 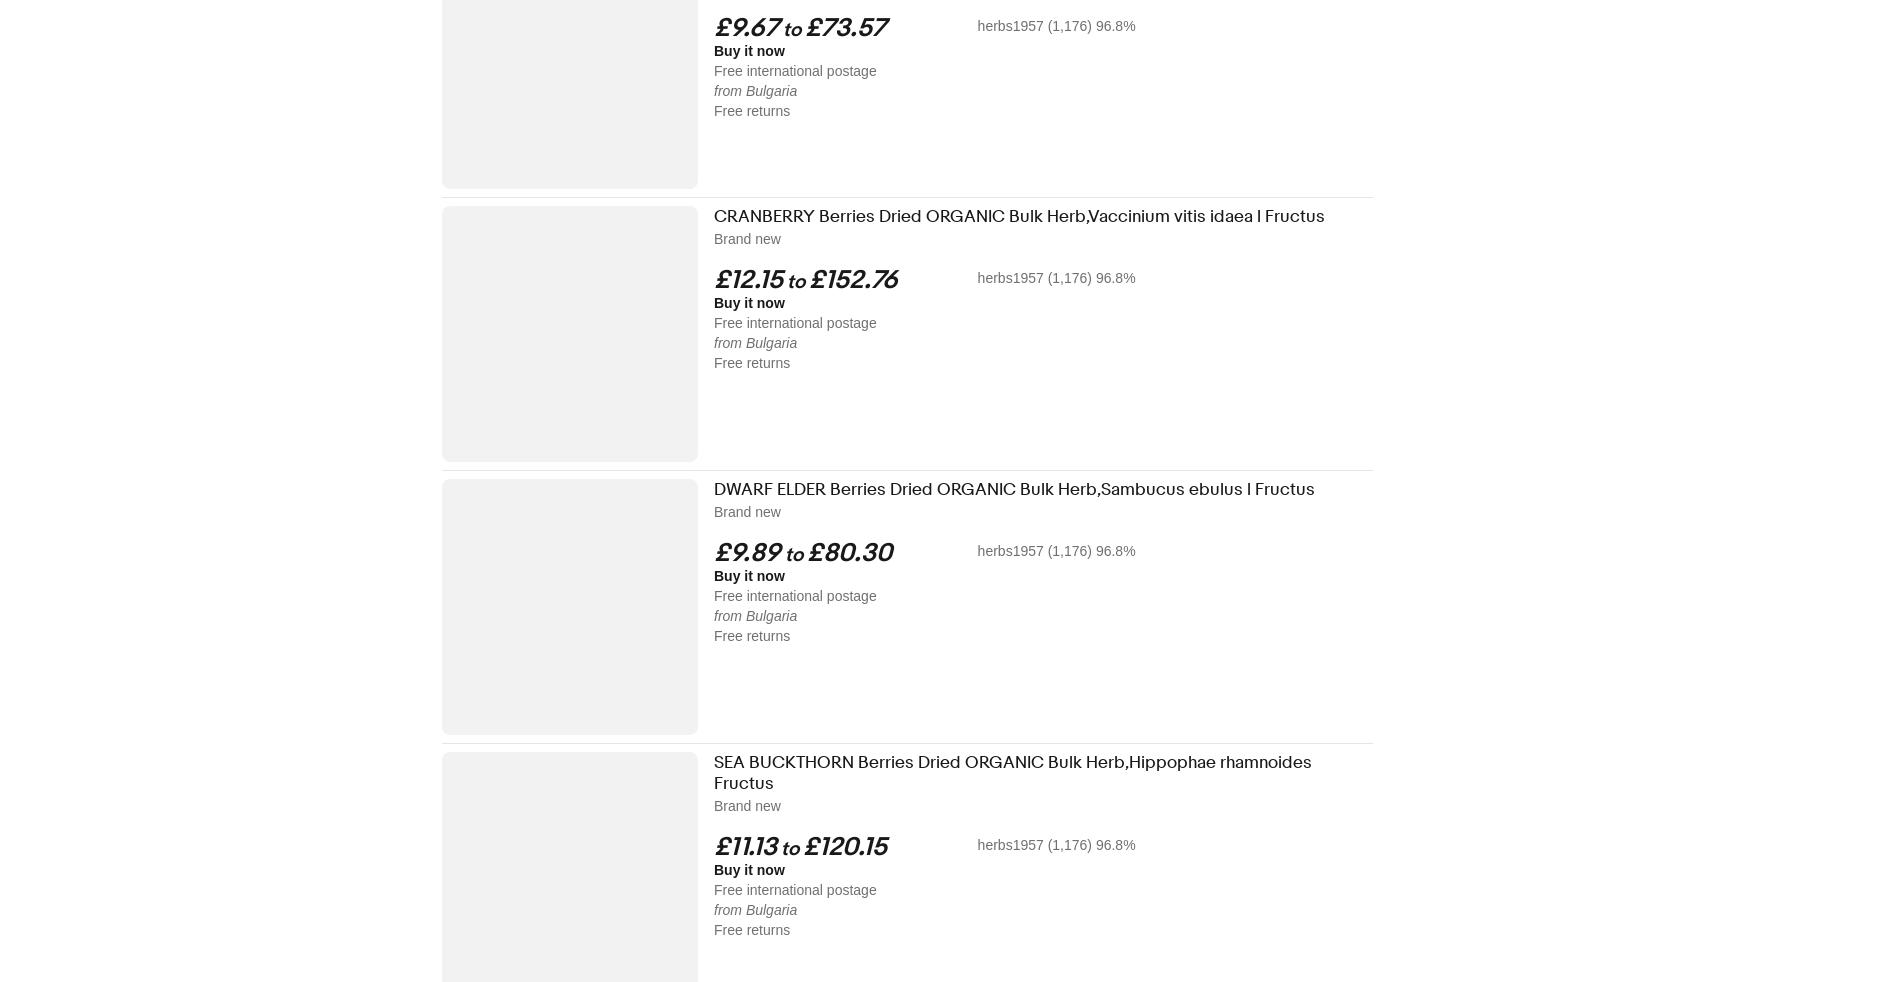 What do you see at coordinates (1019, 215) in the screenshot?
I see `'CRANBERRY Berries Dried ORGANIC Bulk Herb,Vaccinium vitis idaea l Fructus'` at bounding box center [1019, 215].